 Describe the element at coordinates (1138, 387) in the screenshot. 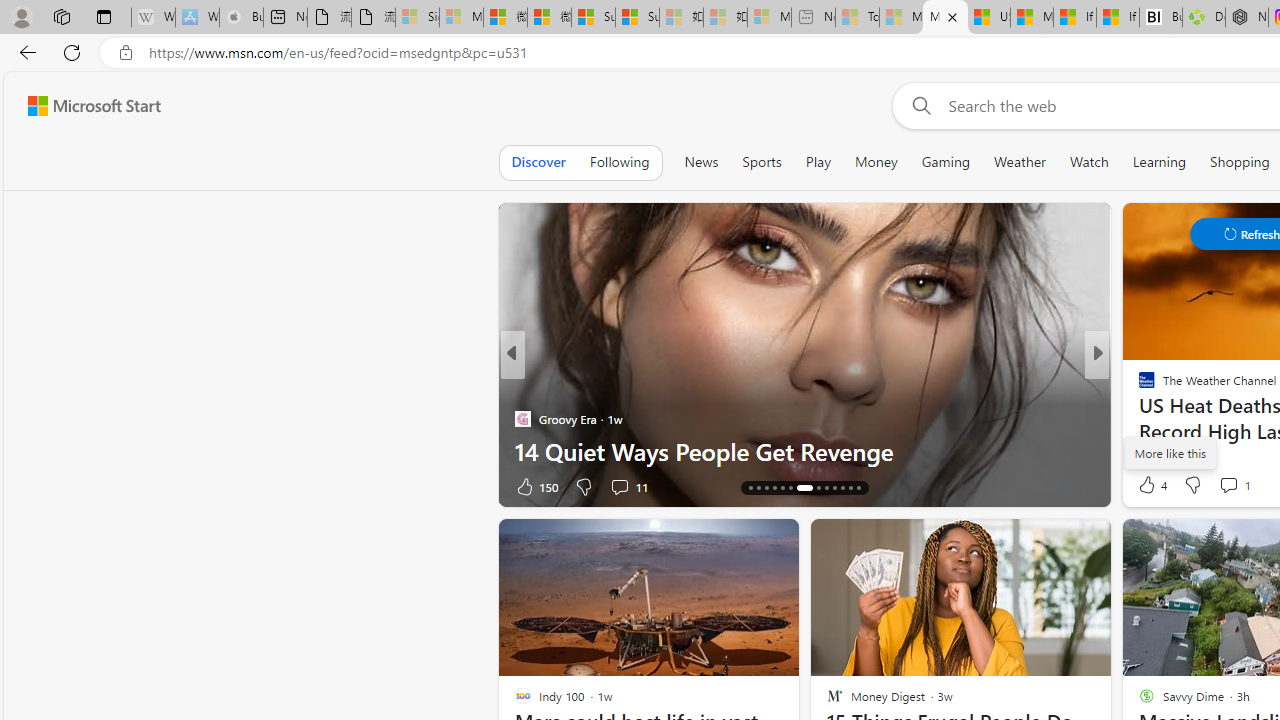

I see `'ChaChingQueen'` at that location.